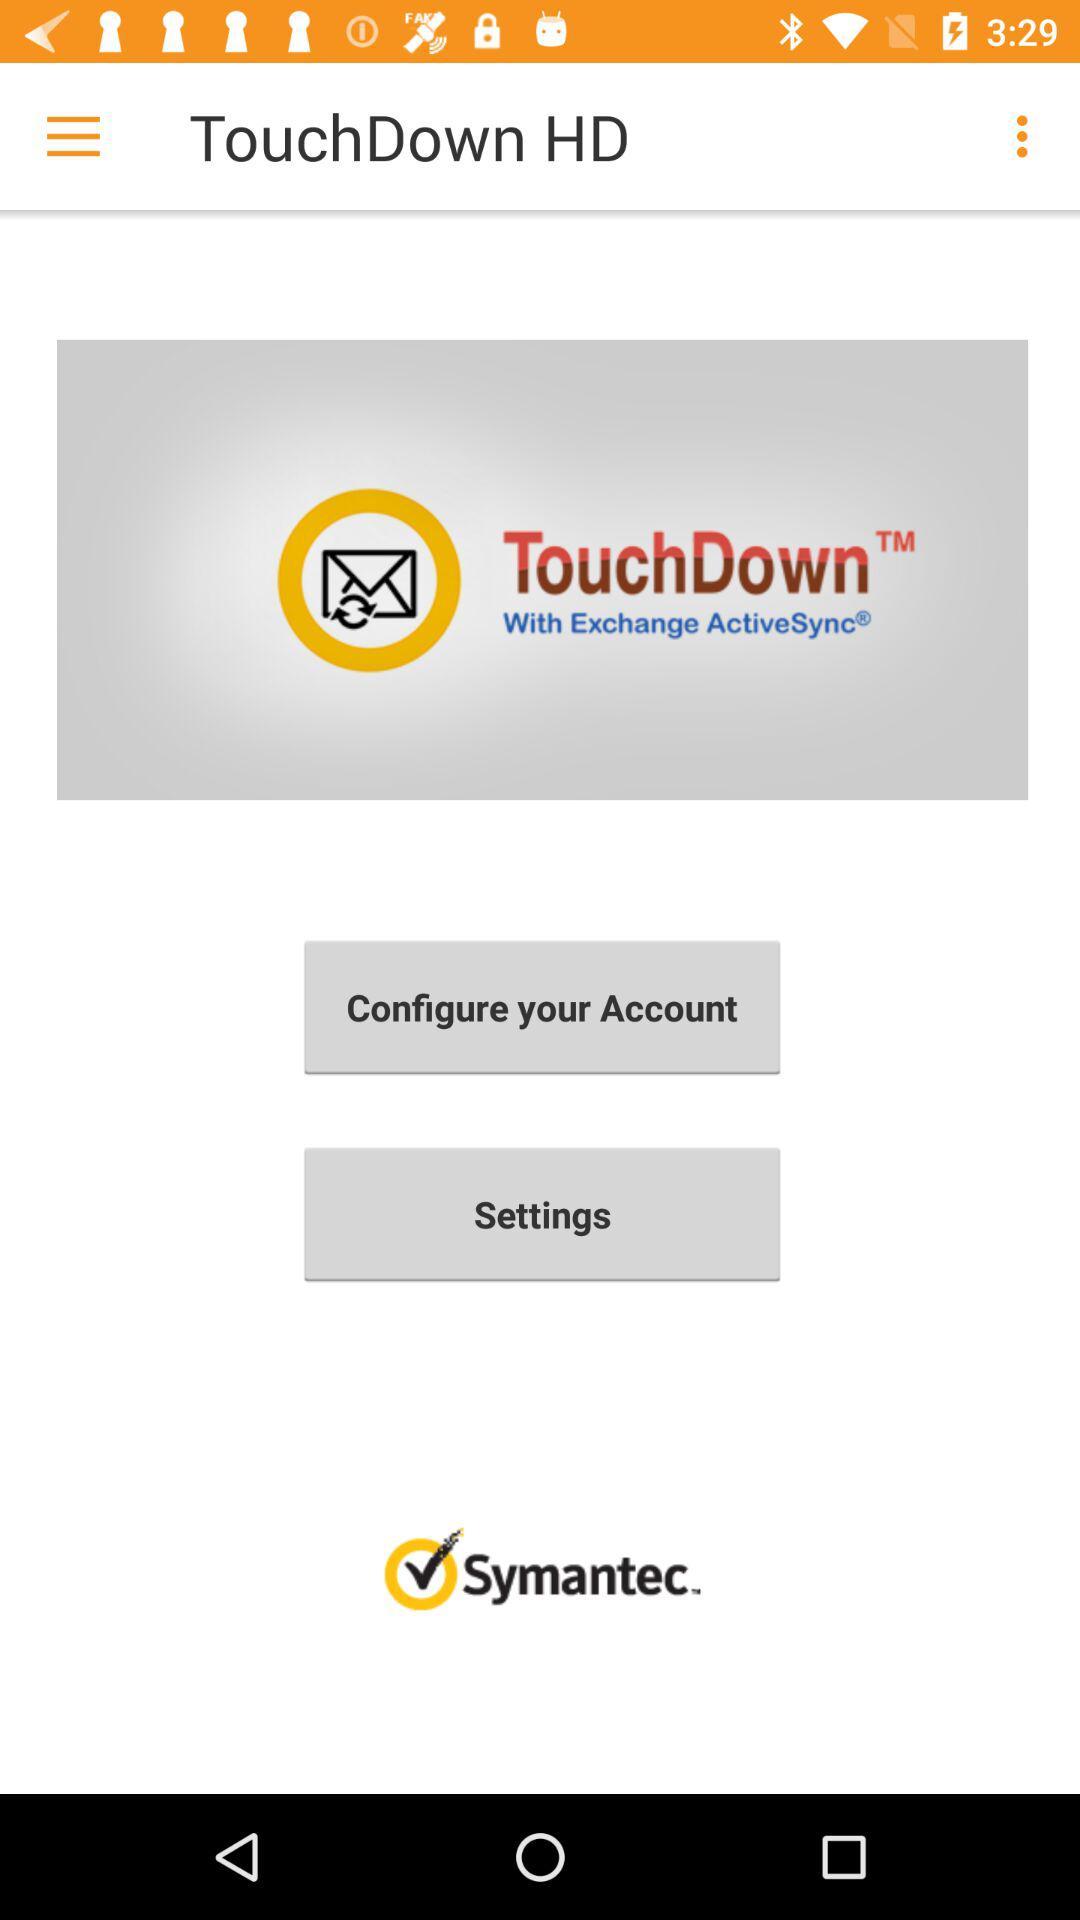  Describe the element at coordinates (1027, 135) in the screenshot. I see `item to the right of the touchdown hd item` at that location.